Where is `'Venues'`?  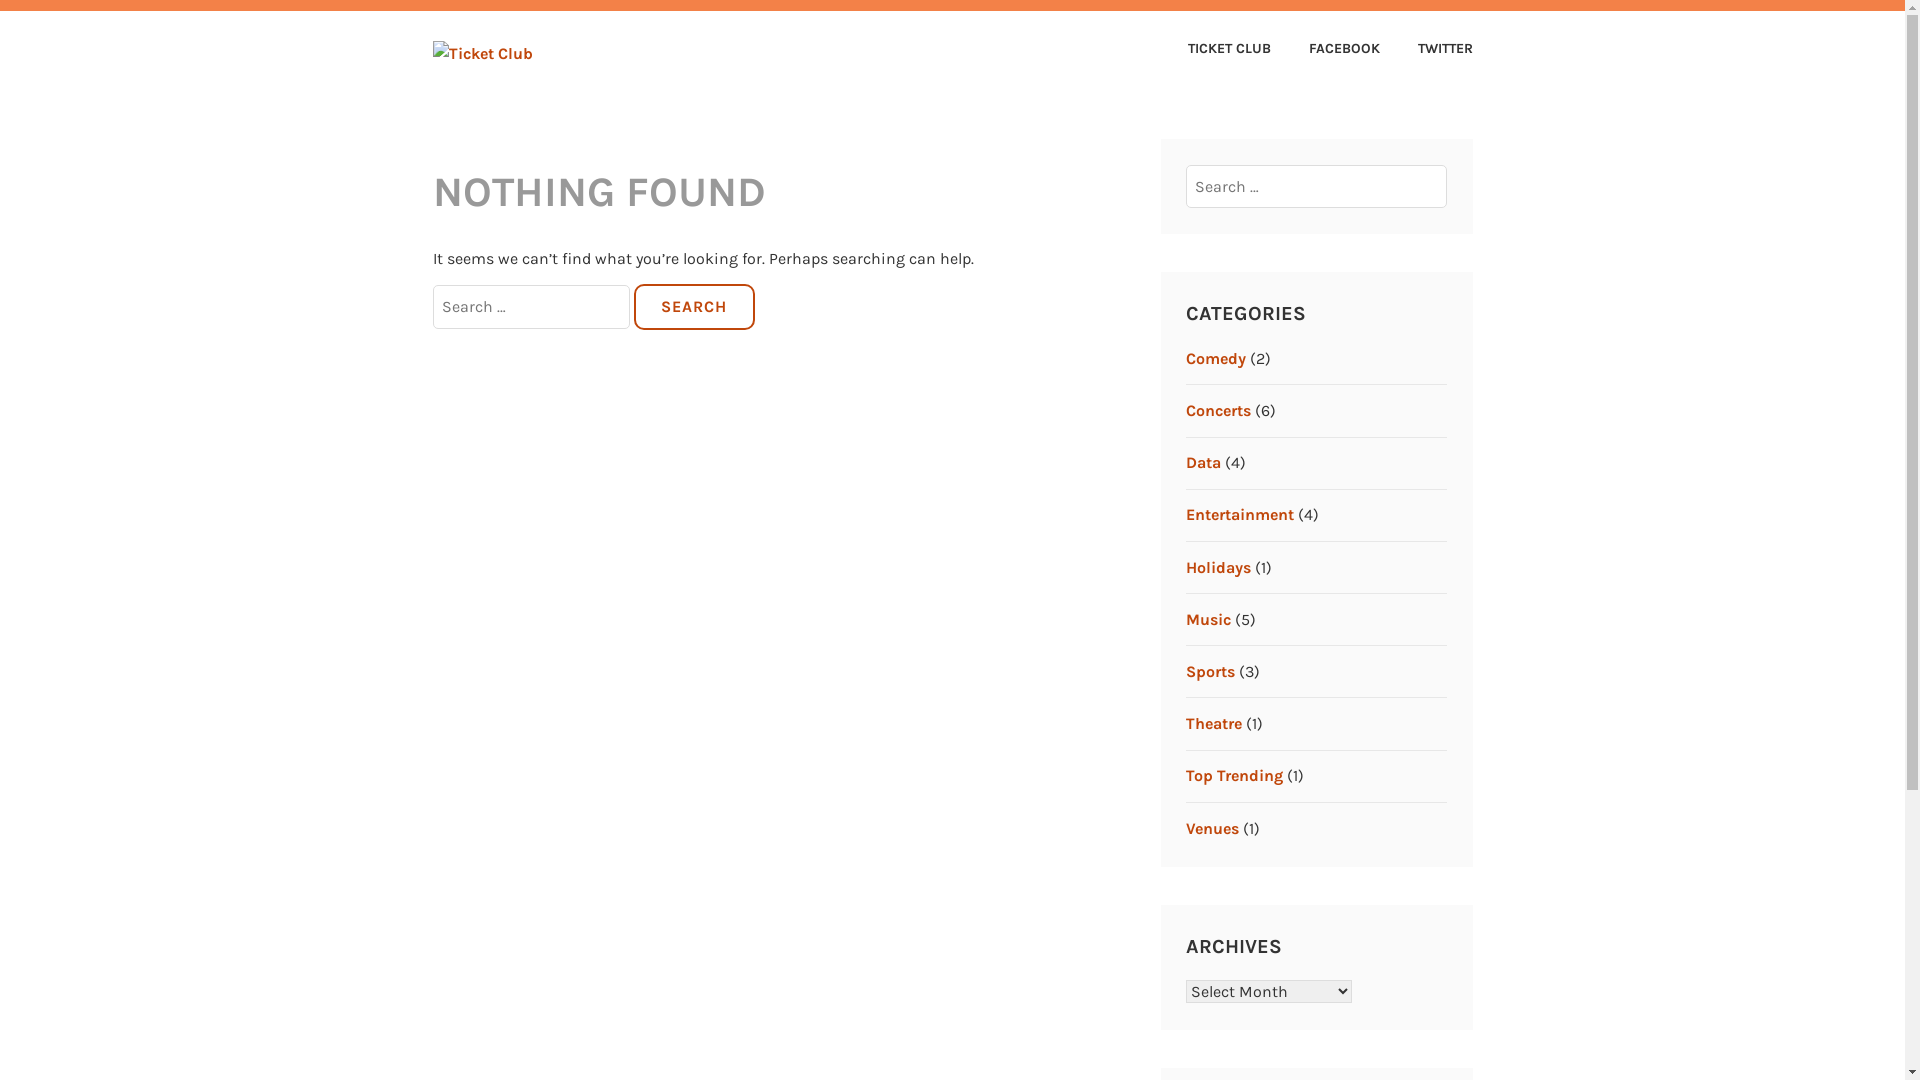
'Venues' is located at coordinates (1185, 828).